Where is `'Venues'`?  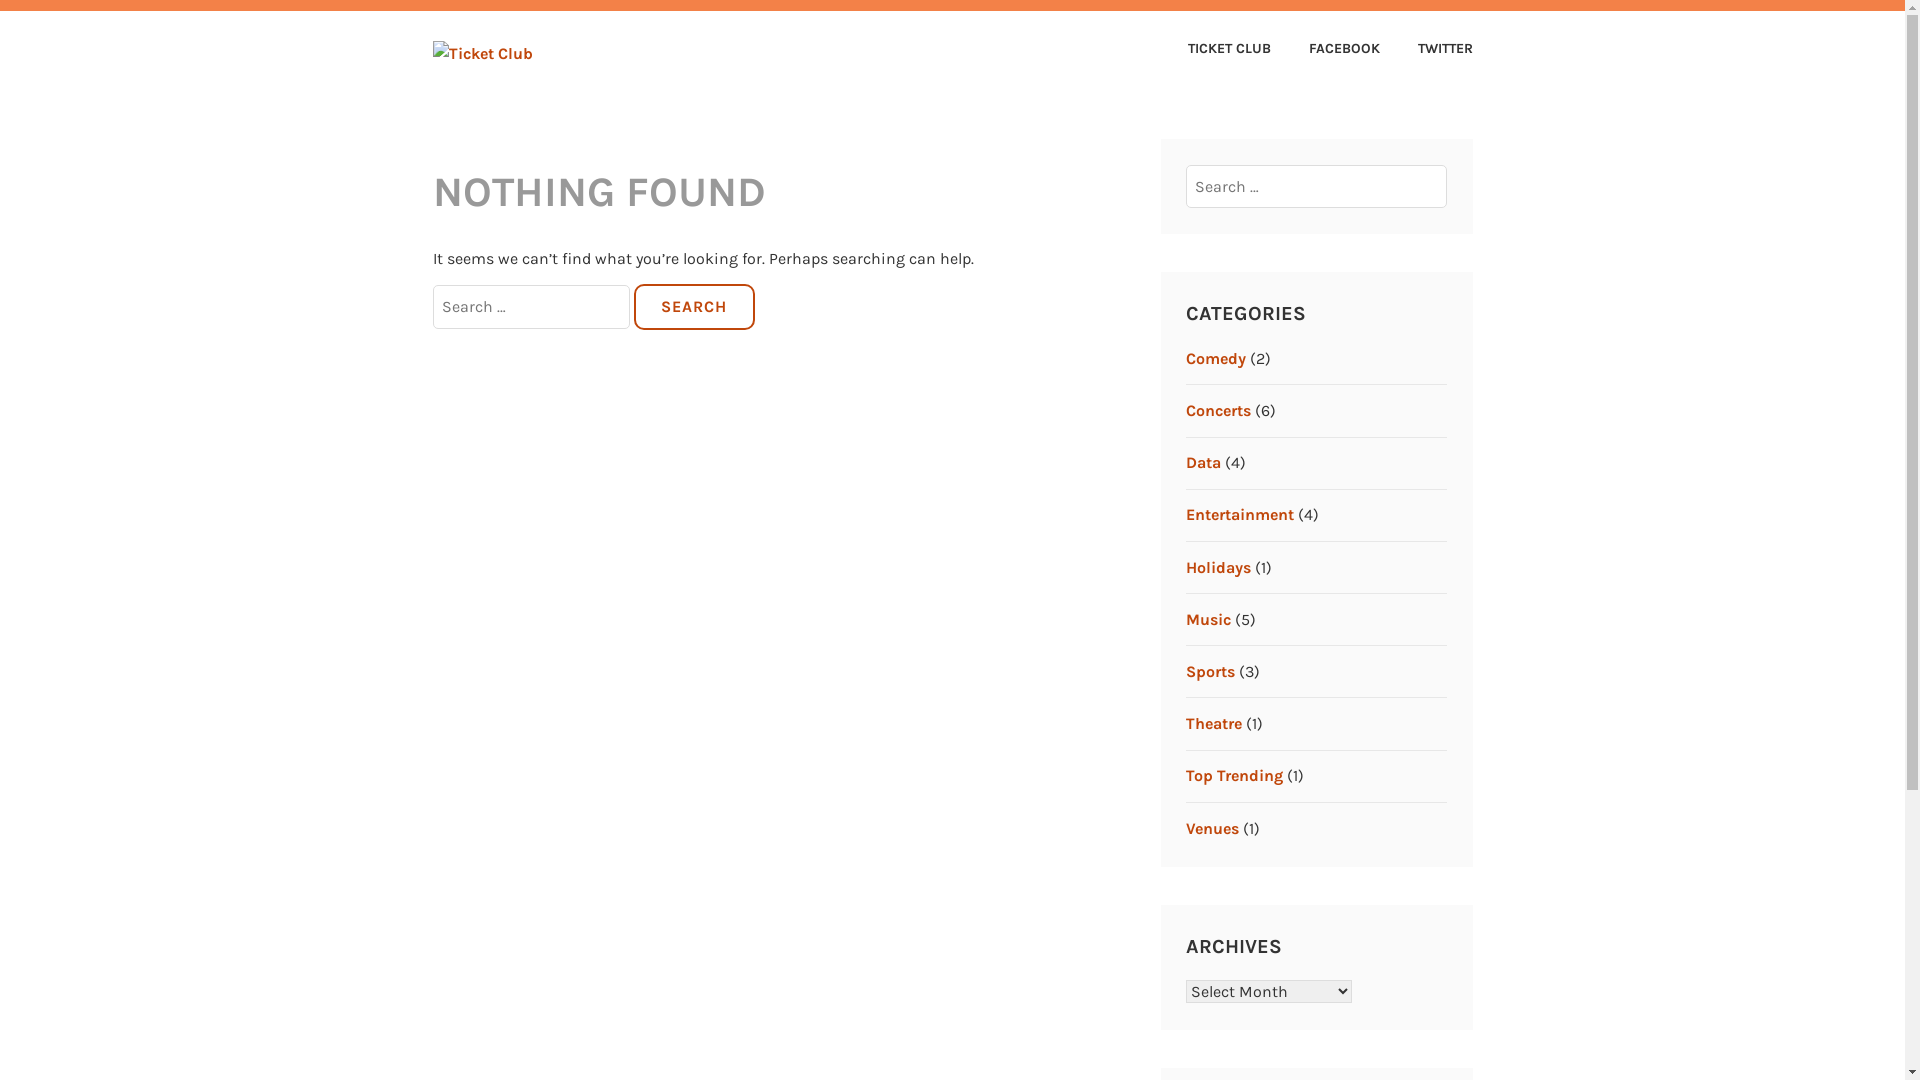
'Venues' is located at coordinates (1185, 828).